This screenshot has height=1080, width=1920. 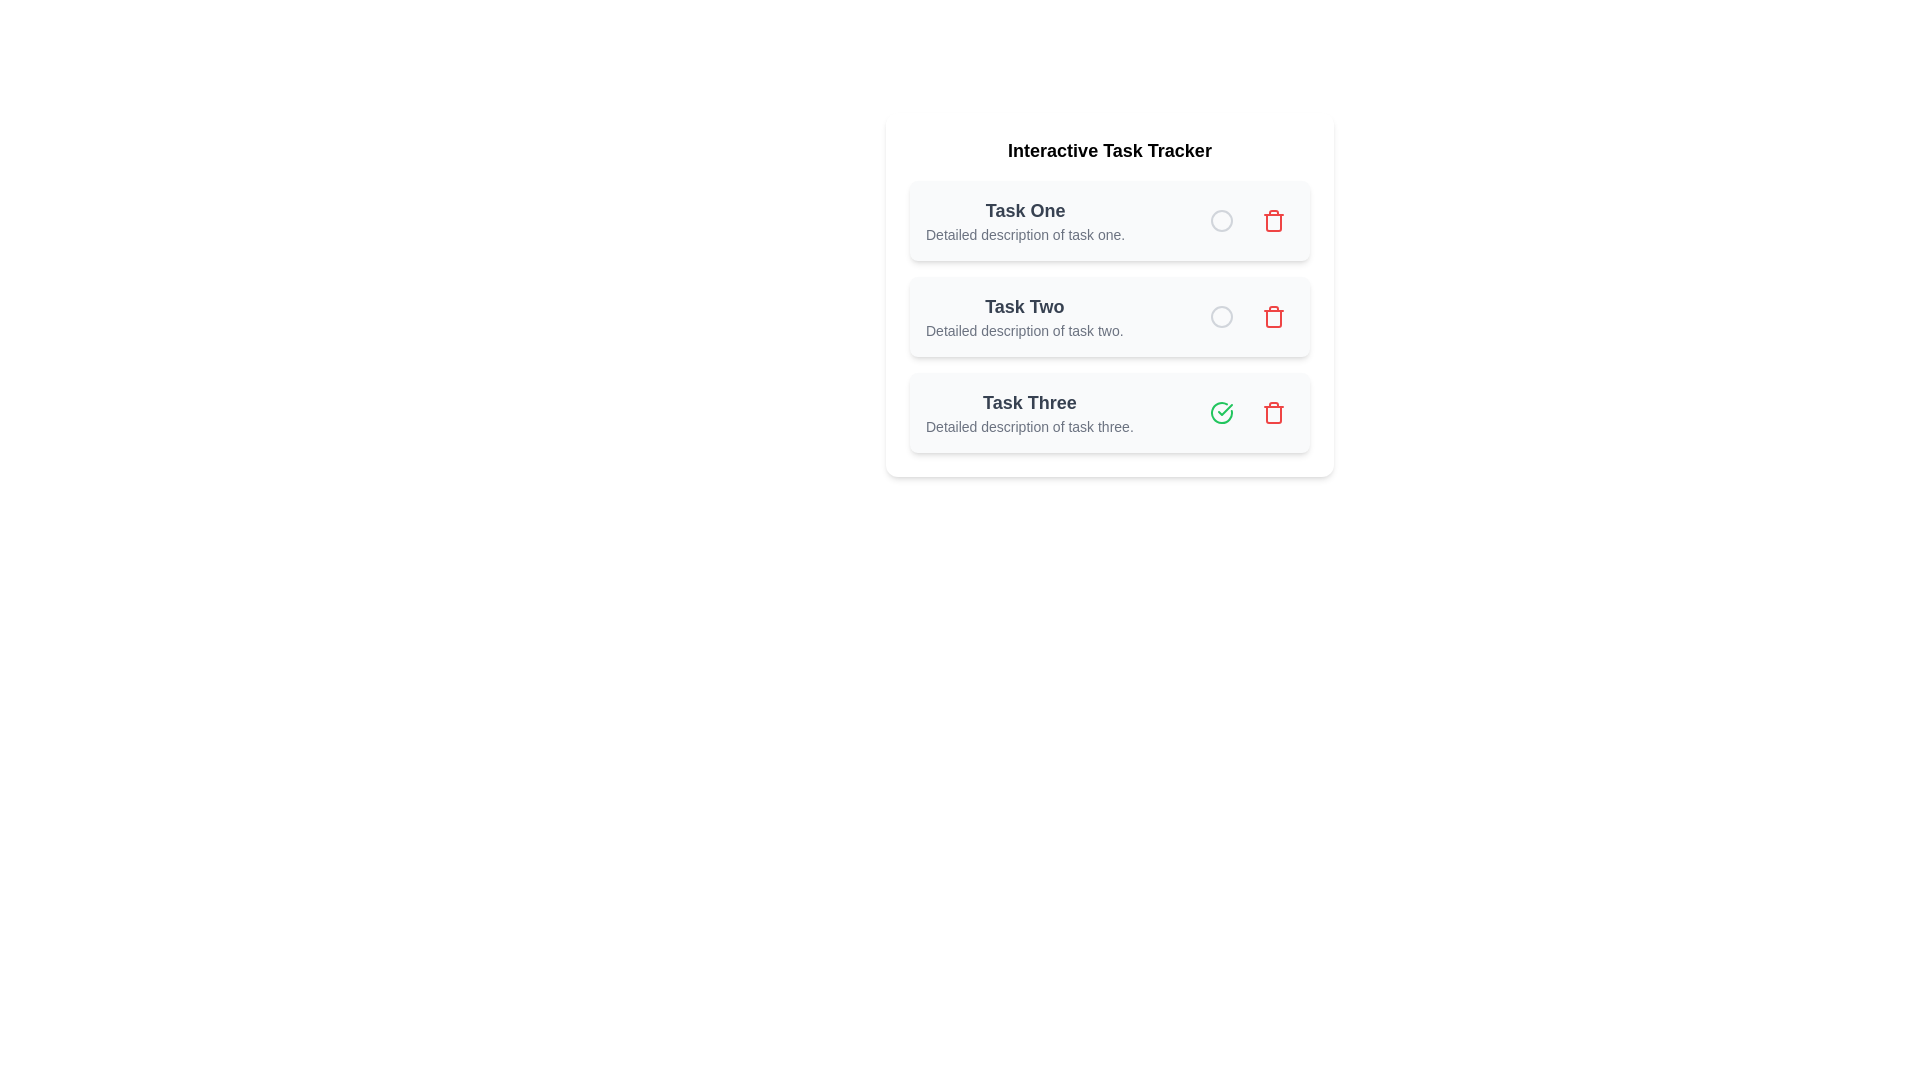 What do you see at coordinates (1272, 411) in the screenshot?
I see `the delete button for task Task Three` at bounding box center [1272, 411].